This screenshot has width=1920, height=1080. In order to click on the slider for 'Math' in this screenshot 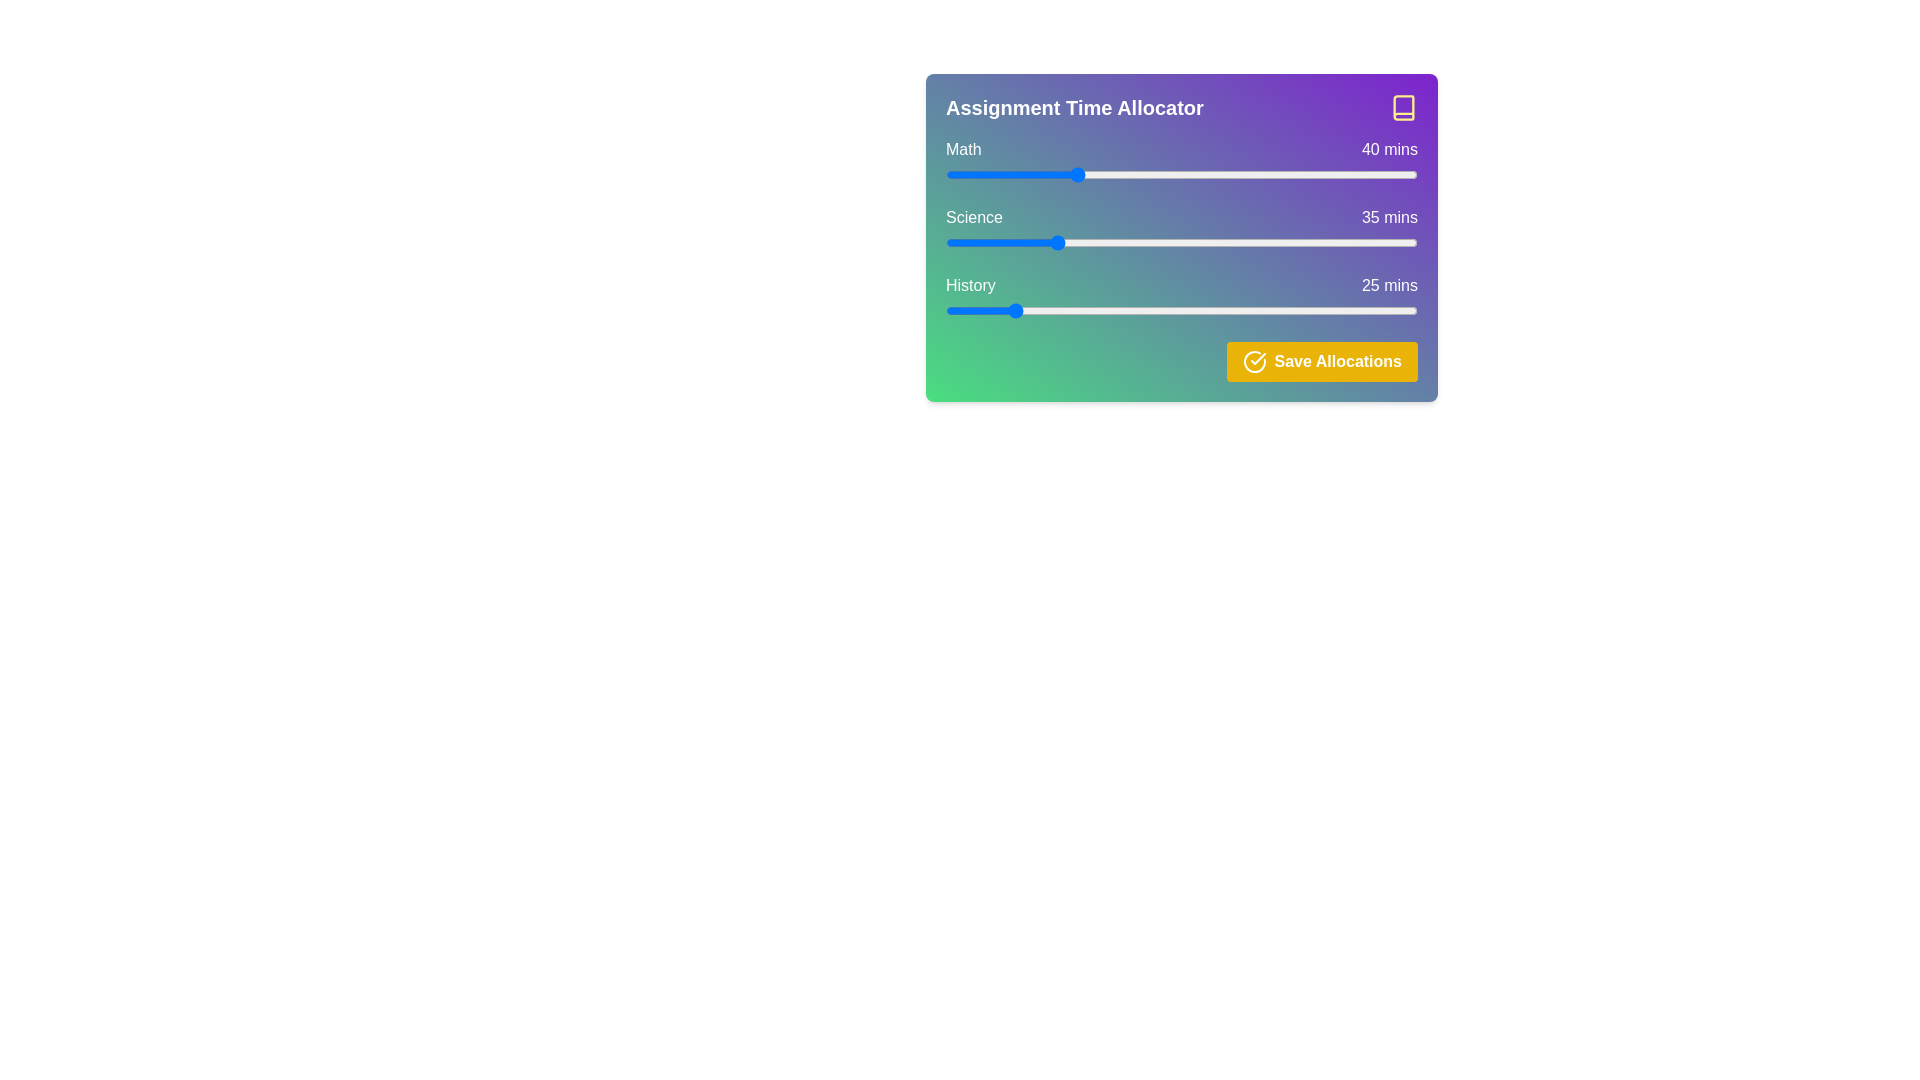, I will do `click(1249, 173)`.